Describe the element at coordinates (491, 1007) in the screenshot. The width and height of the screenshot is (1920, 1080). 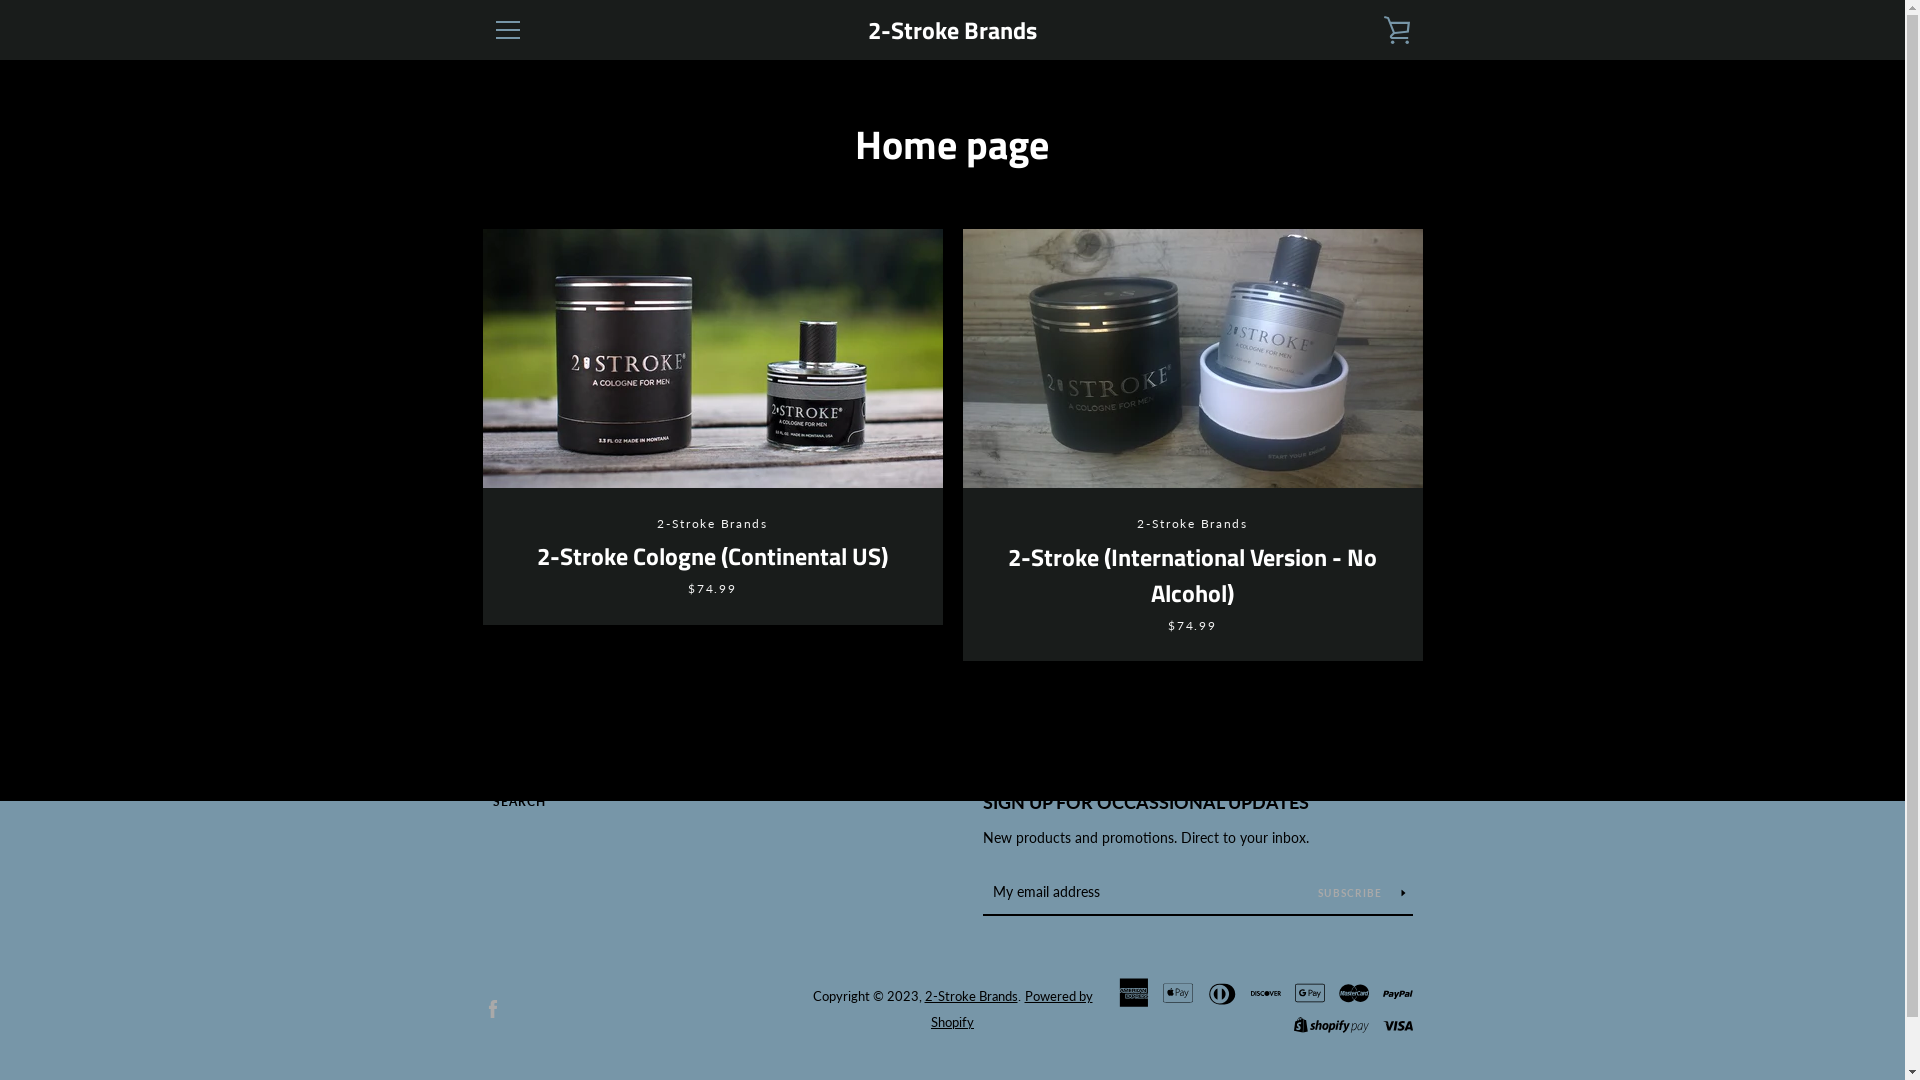
I see `'Facebook'` at that location.